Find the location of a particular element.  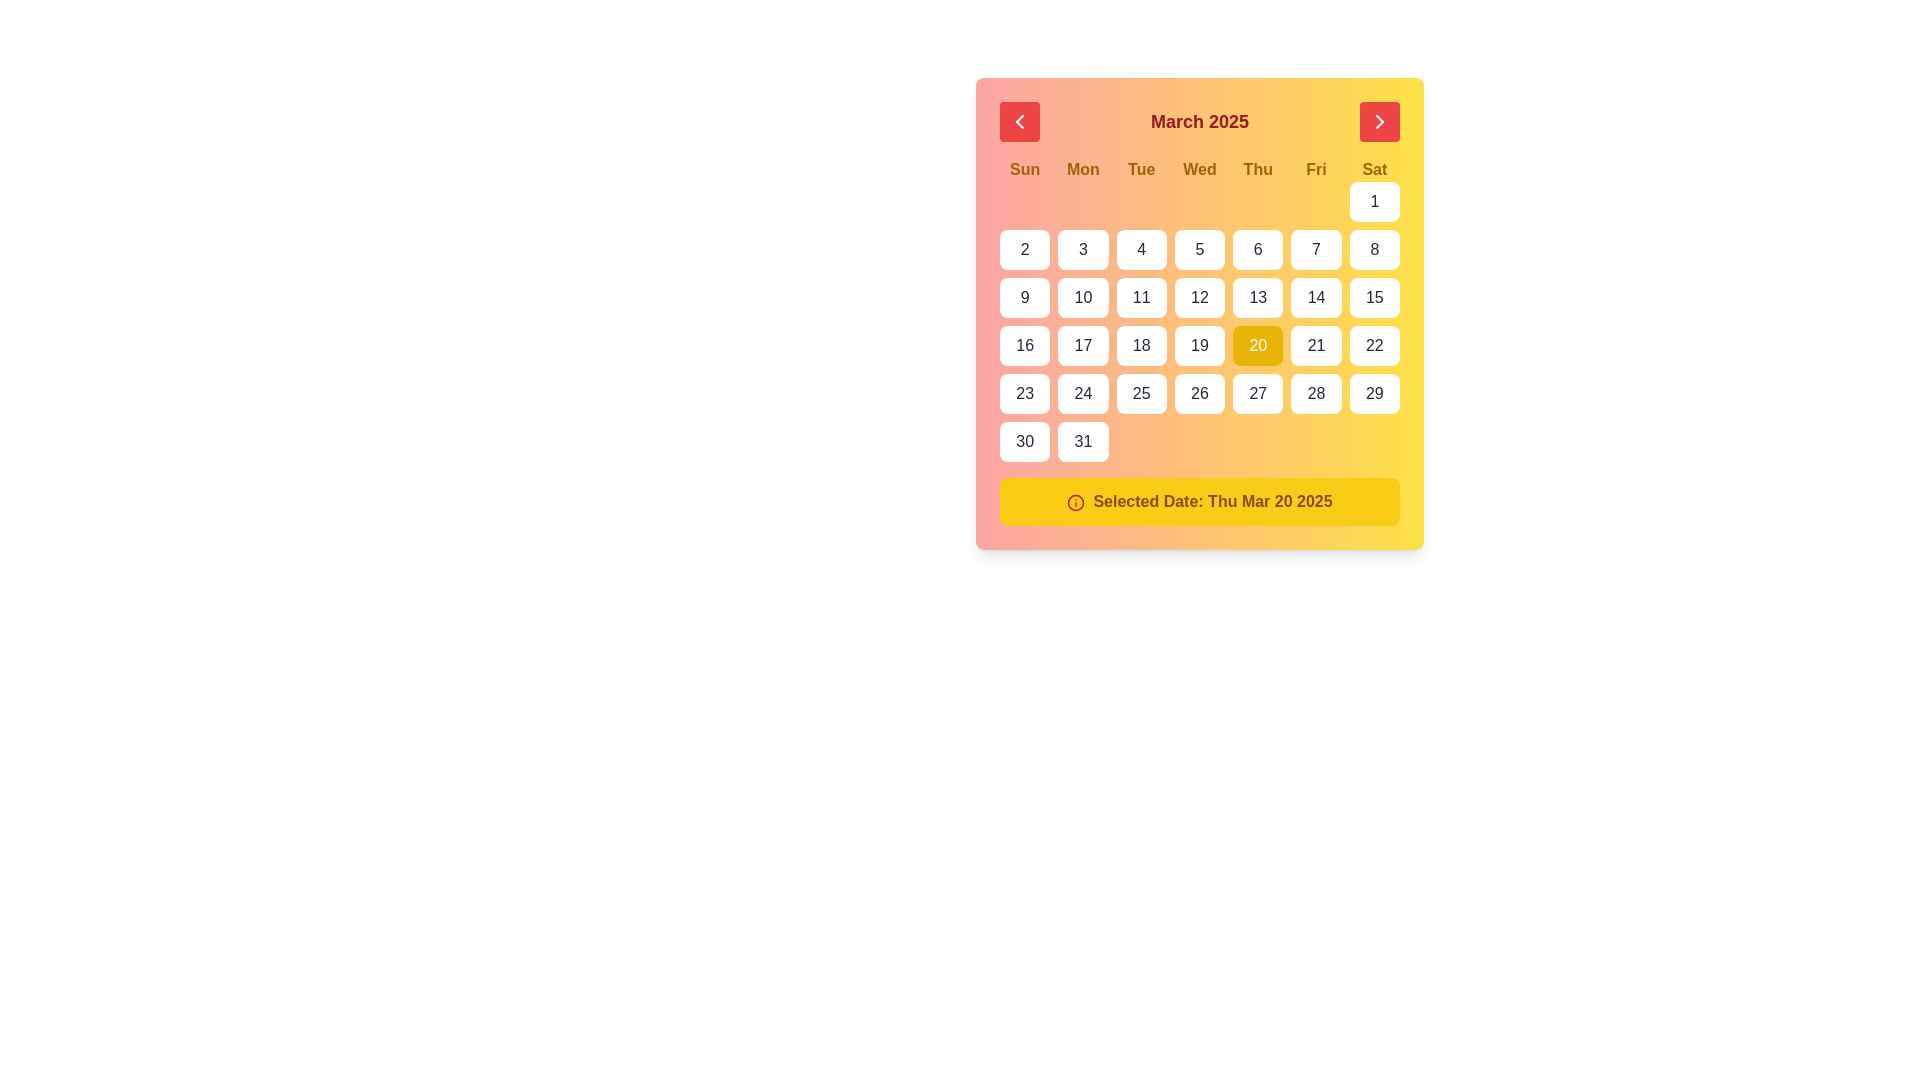

the date selector button representing the date '10' in the second row of the calendar is located at coordinates (1082, 297).